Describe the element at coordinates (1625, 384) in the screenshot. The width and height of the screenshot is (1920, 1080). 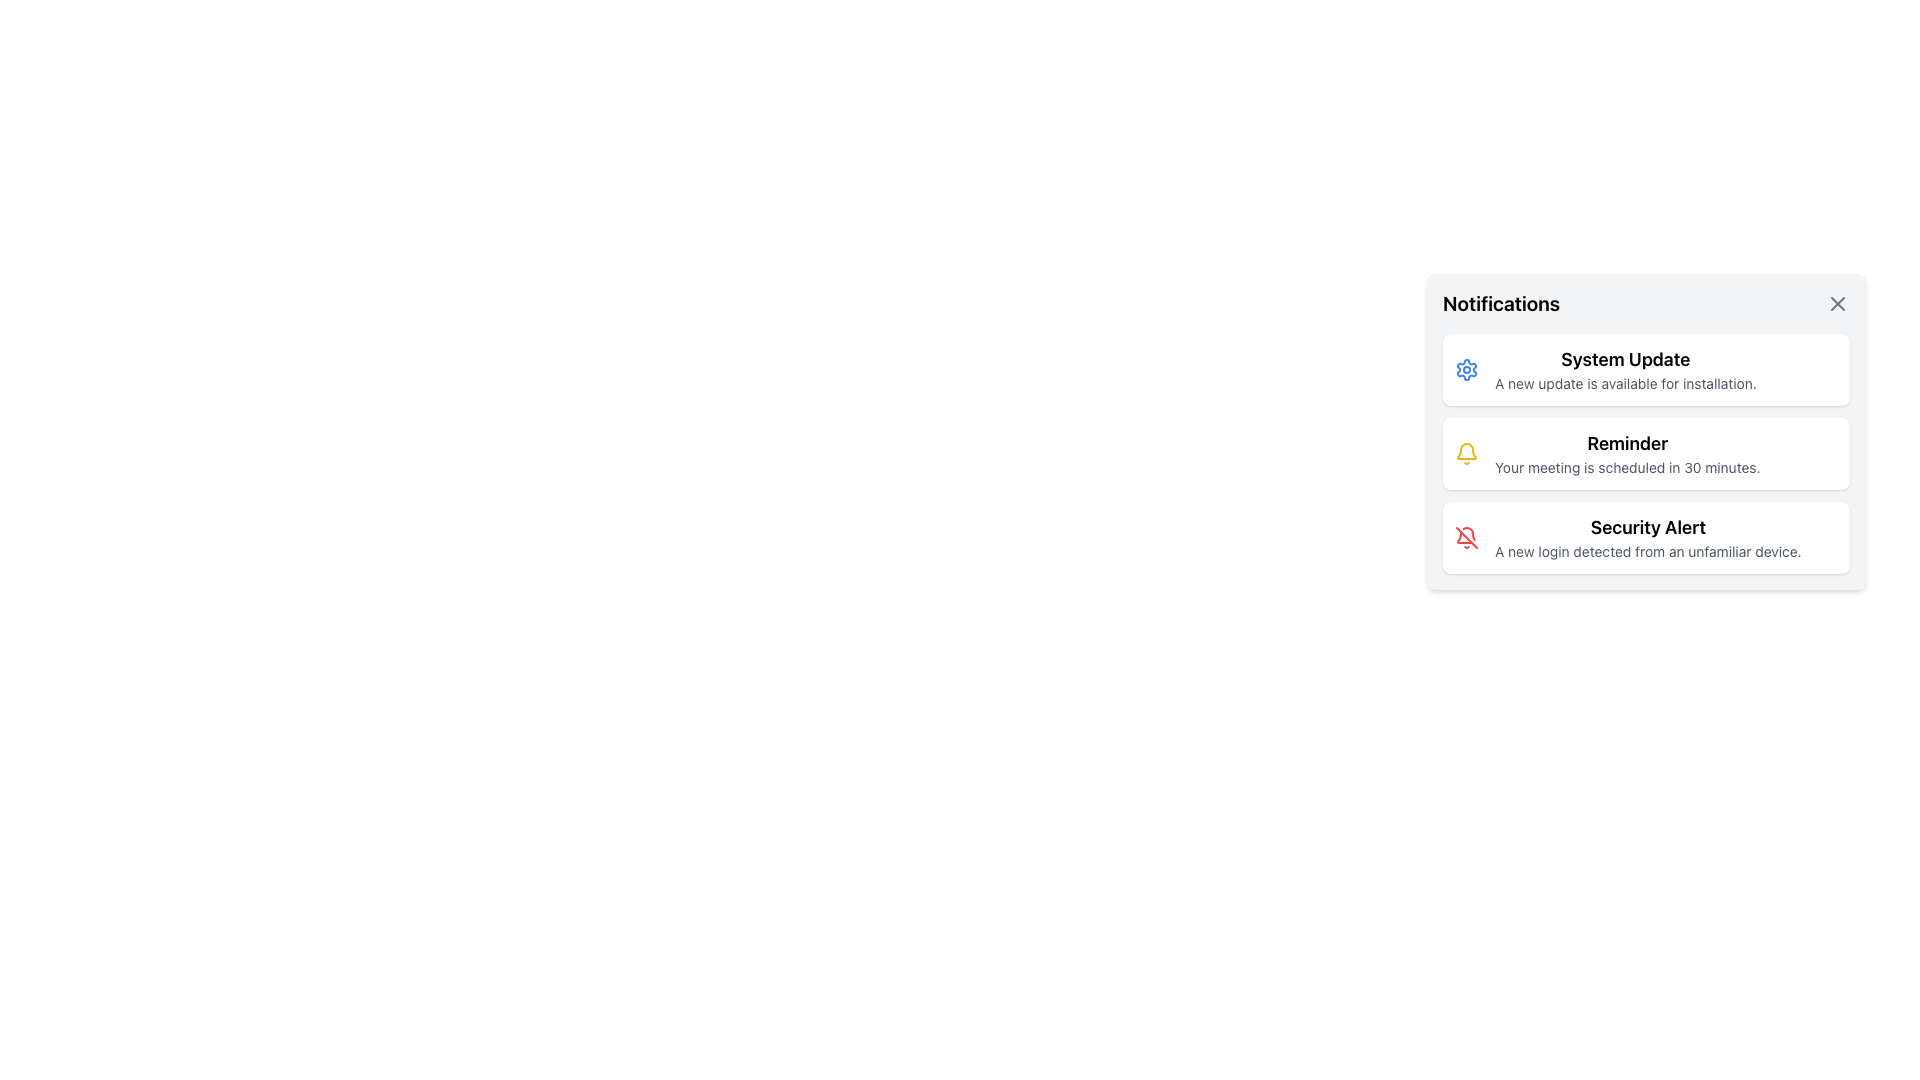
I see `text label that displays 'A new update is available for installation.' located under the 'System Update' header in the notification modal` at that location.